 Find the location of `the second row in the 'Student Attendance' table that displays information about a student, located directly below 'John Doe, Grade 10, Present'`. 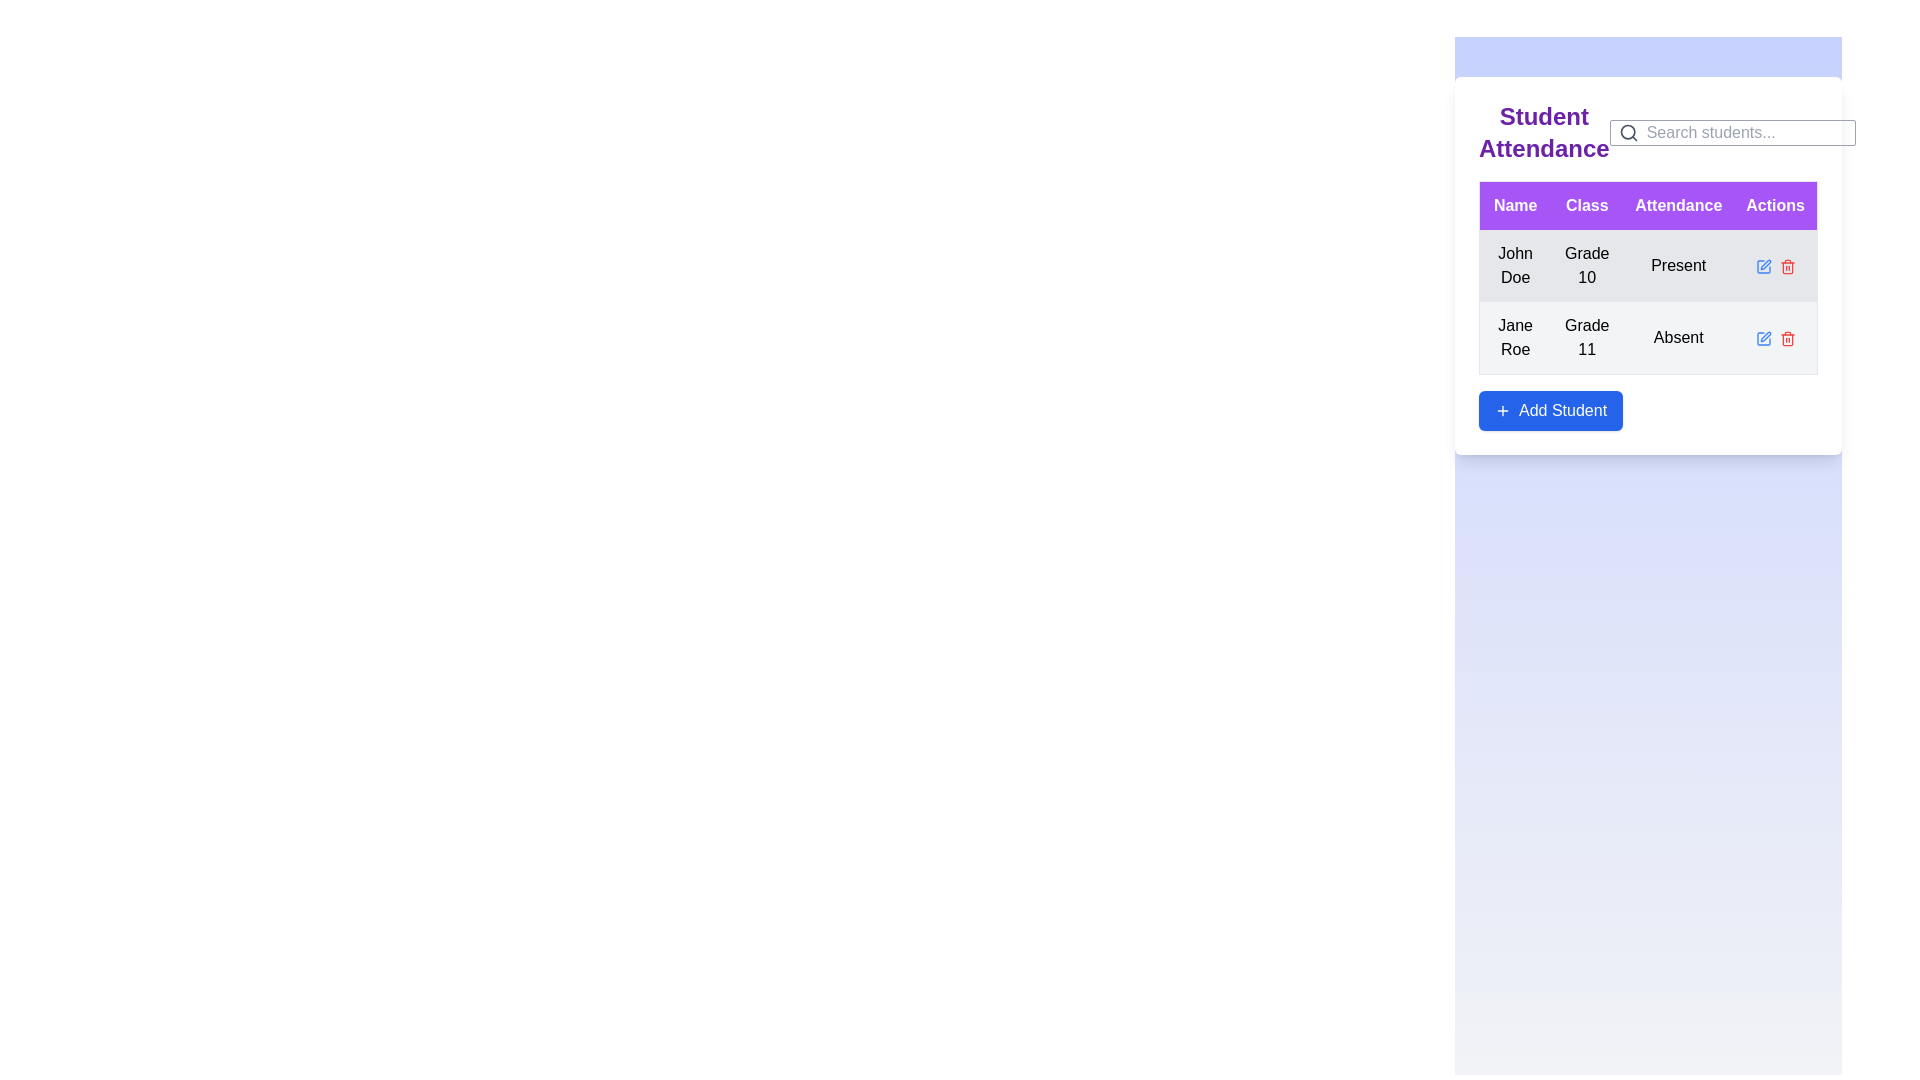

the second row in the 'Student Attendance' table that displays information about a student, located directly below 'John Doe, Grade 10, Present' is located at coordinates (1648, 337).